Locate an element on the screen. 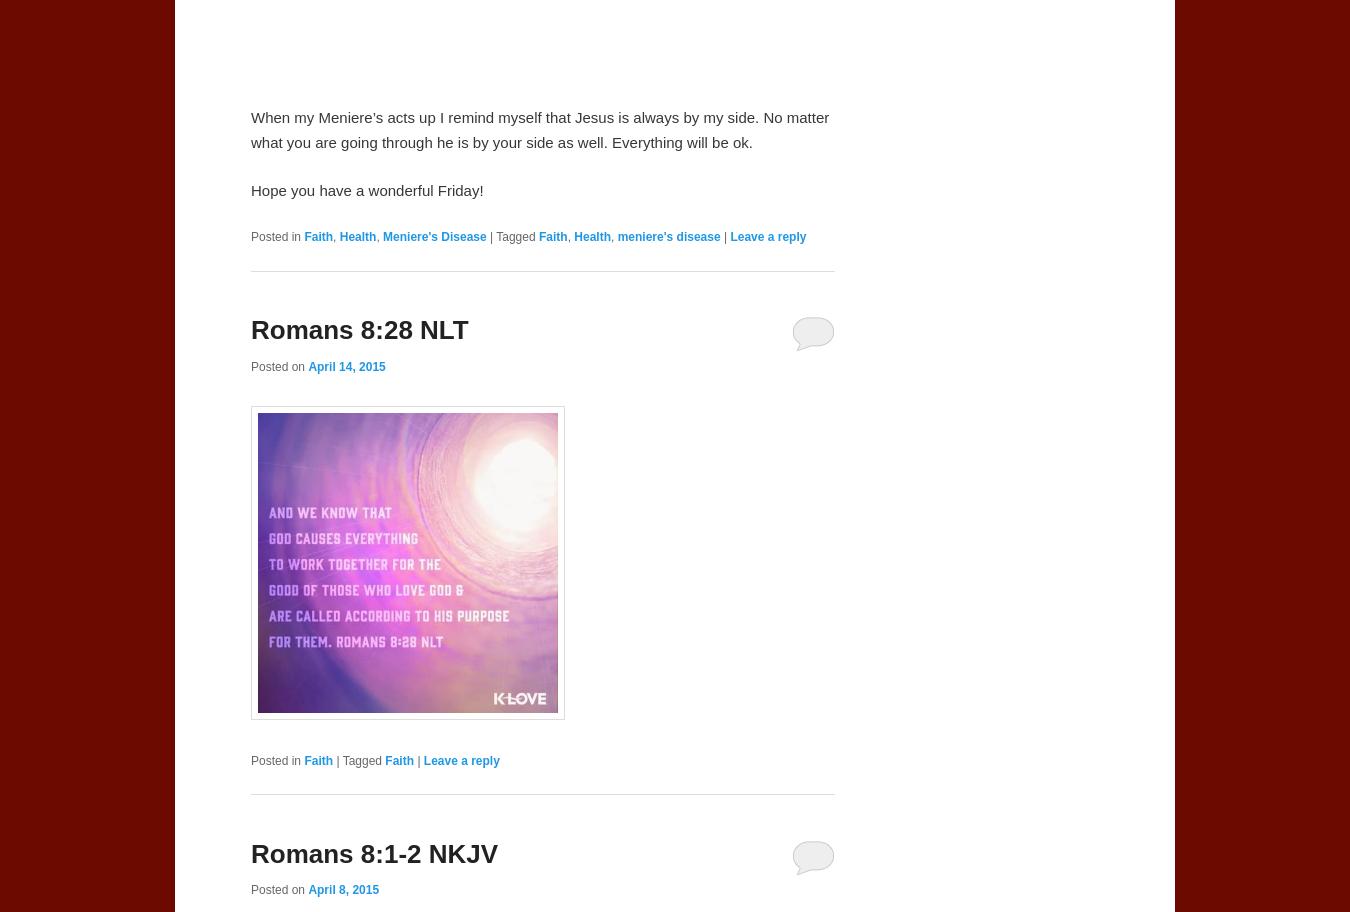 The width and height of the screenshot is (1350, 912). 'Hope you have a wonderful Friday!' is located at coordinates (367, 190).